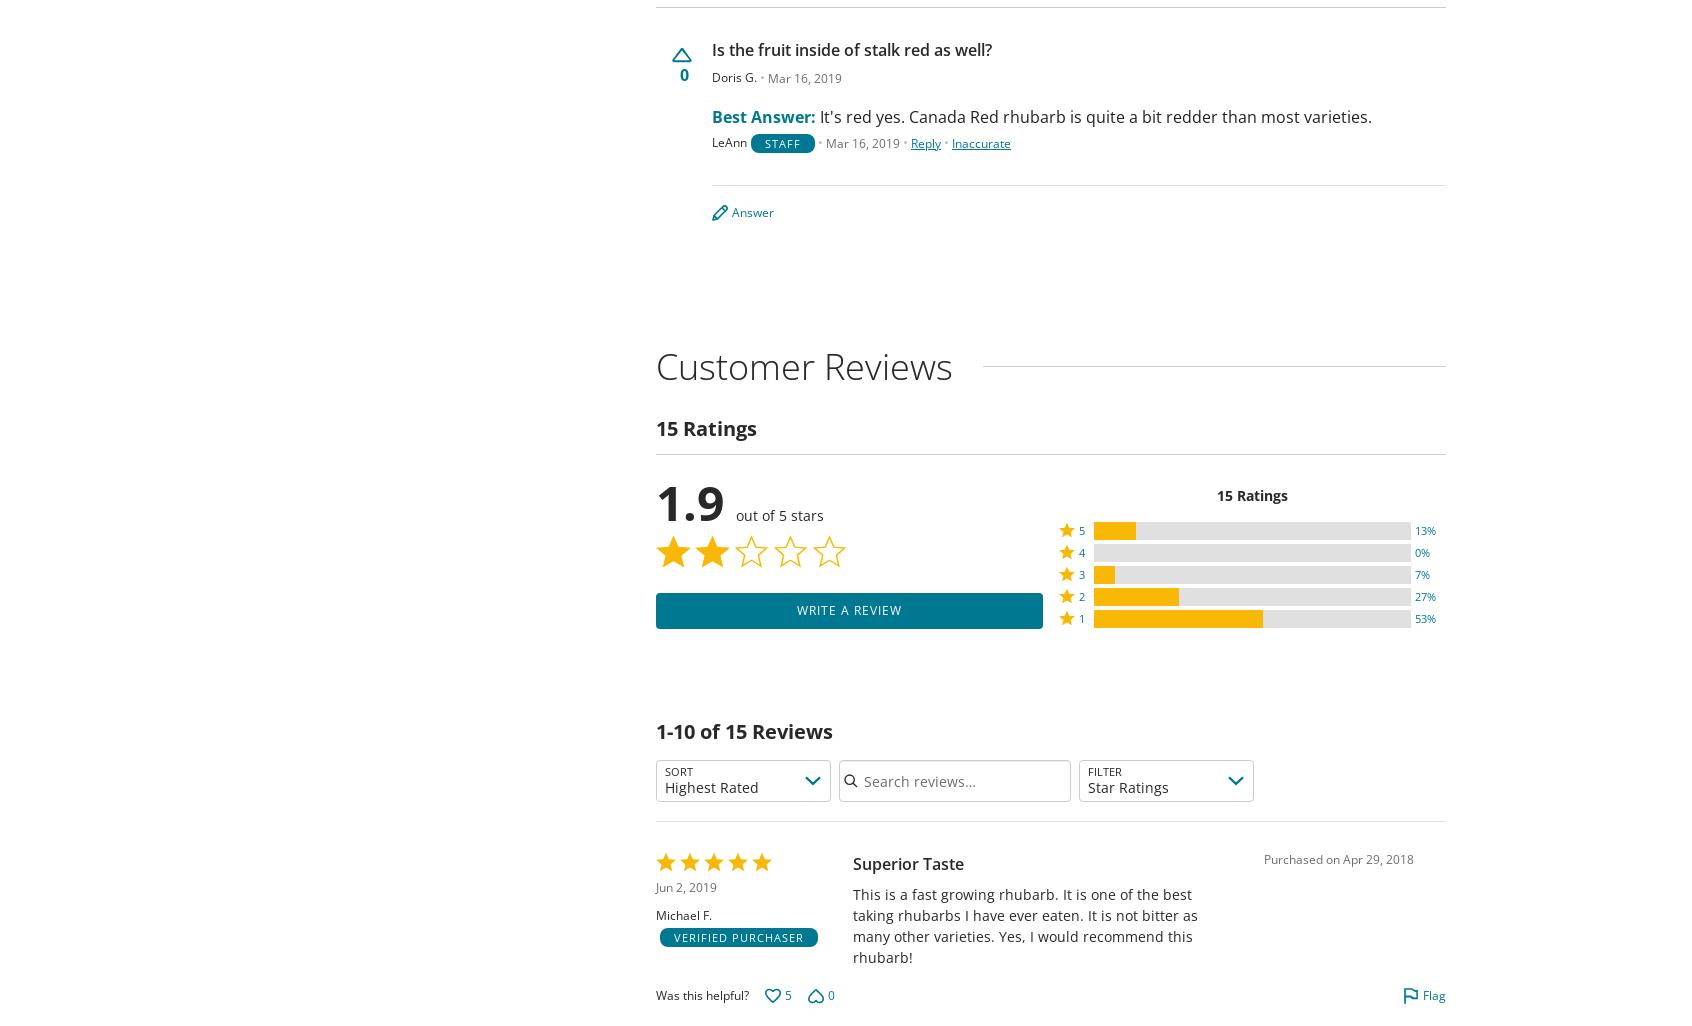 The image size is (1692, 1026). Describe the element at coordinates (710, 785) in the screenshot. I see `'Highest Rated'` at that location.